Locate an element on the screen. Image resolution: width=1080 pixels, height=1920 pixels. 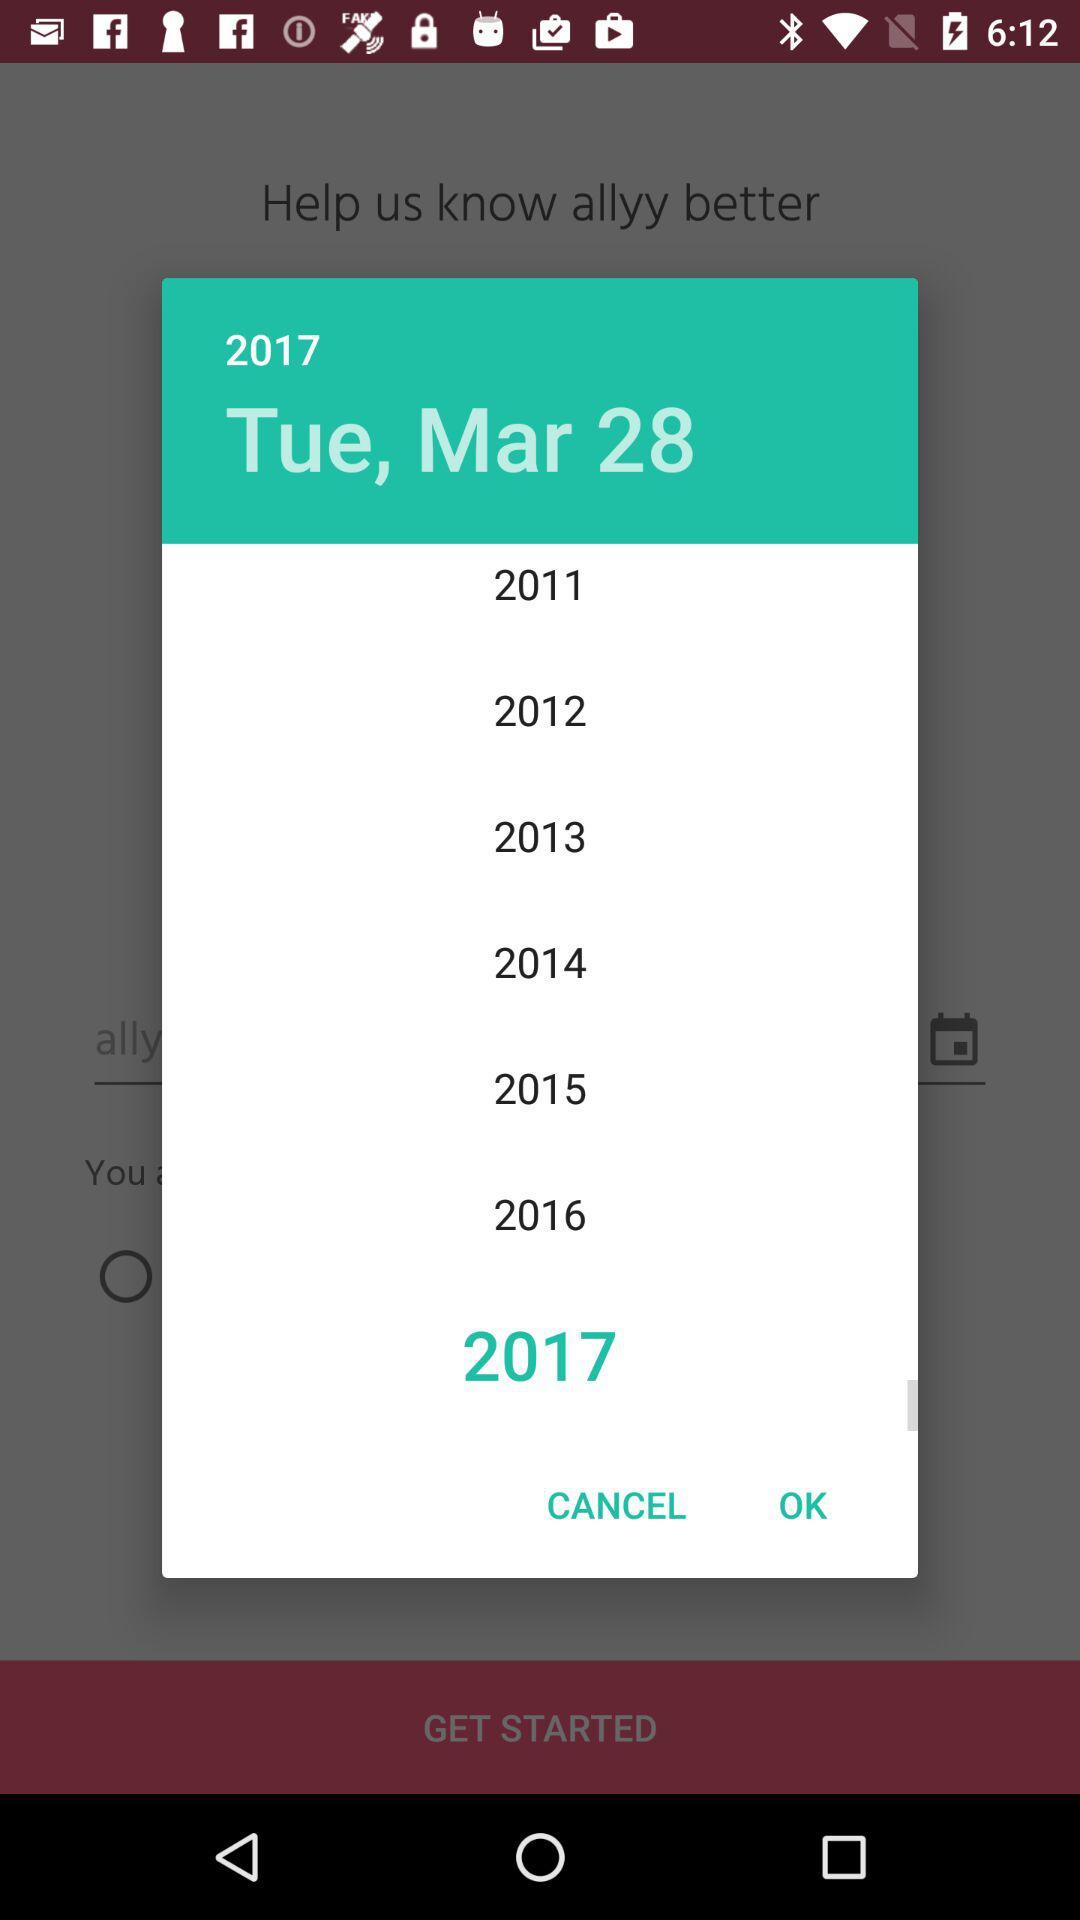
the cancel icon is located at coordinates (615, 1504).